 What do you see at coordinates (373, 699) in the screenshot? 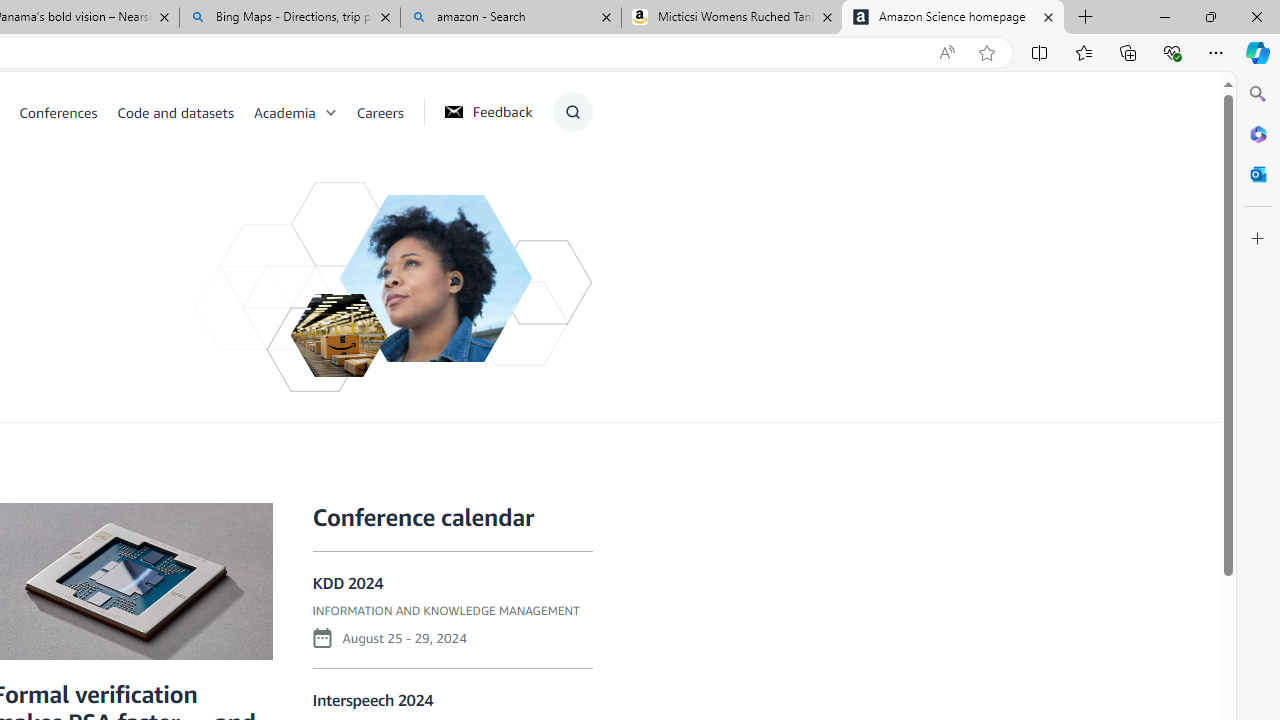
I see `'Interspeech 2024'` at bounding box center [373, 699].